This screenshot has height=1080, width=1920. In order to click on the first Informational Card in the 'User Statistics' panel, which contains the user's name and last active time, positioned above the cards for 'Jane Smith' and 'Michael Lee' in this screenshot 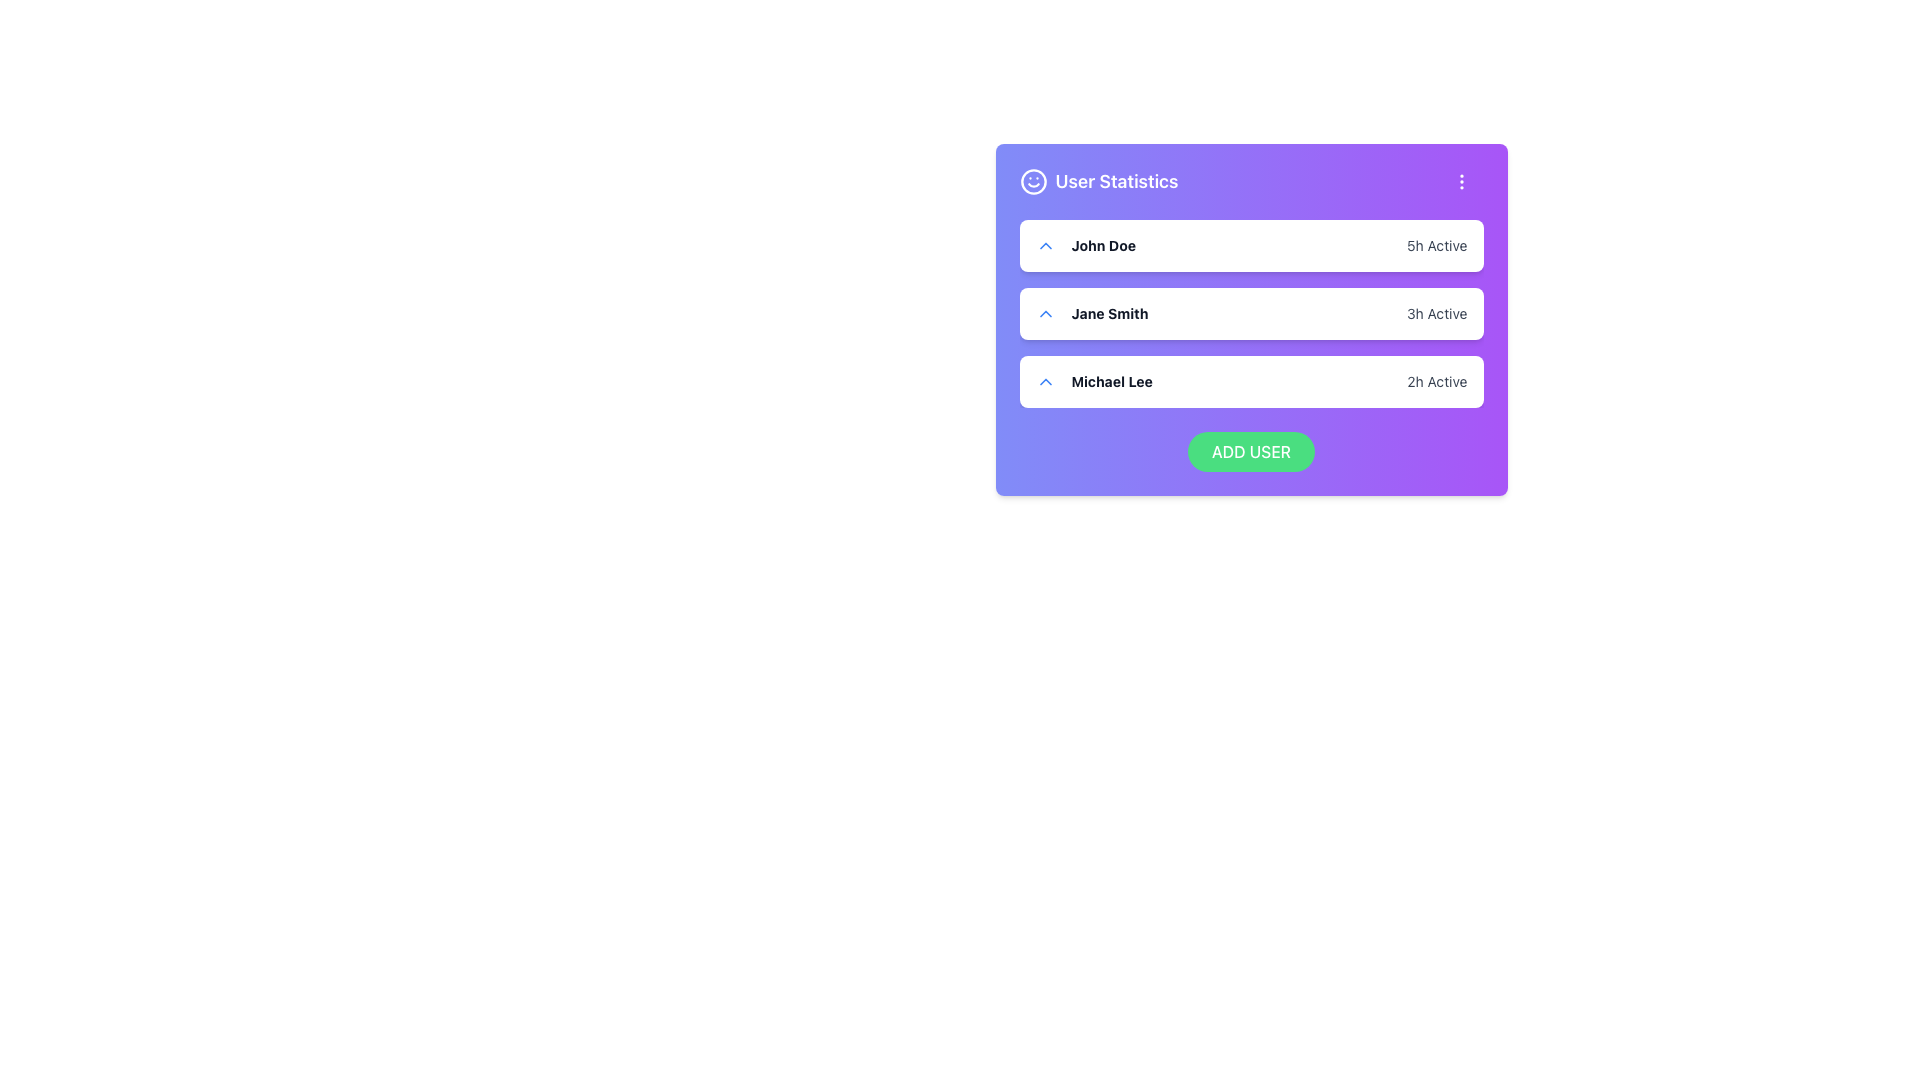, I will do `click(1250, 245)`.